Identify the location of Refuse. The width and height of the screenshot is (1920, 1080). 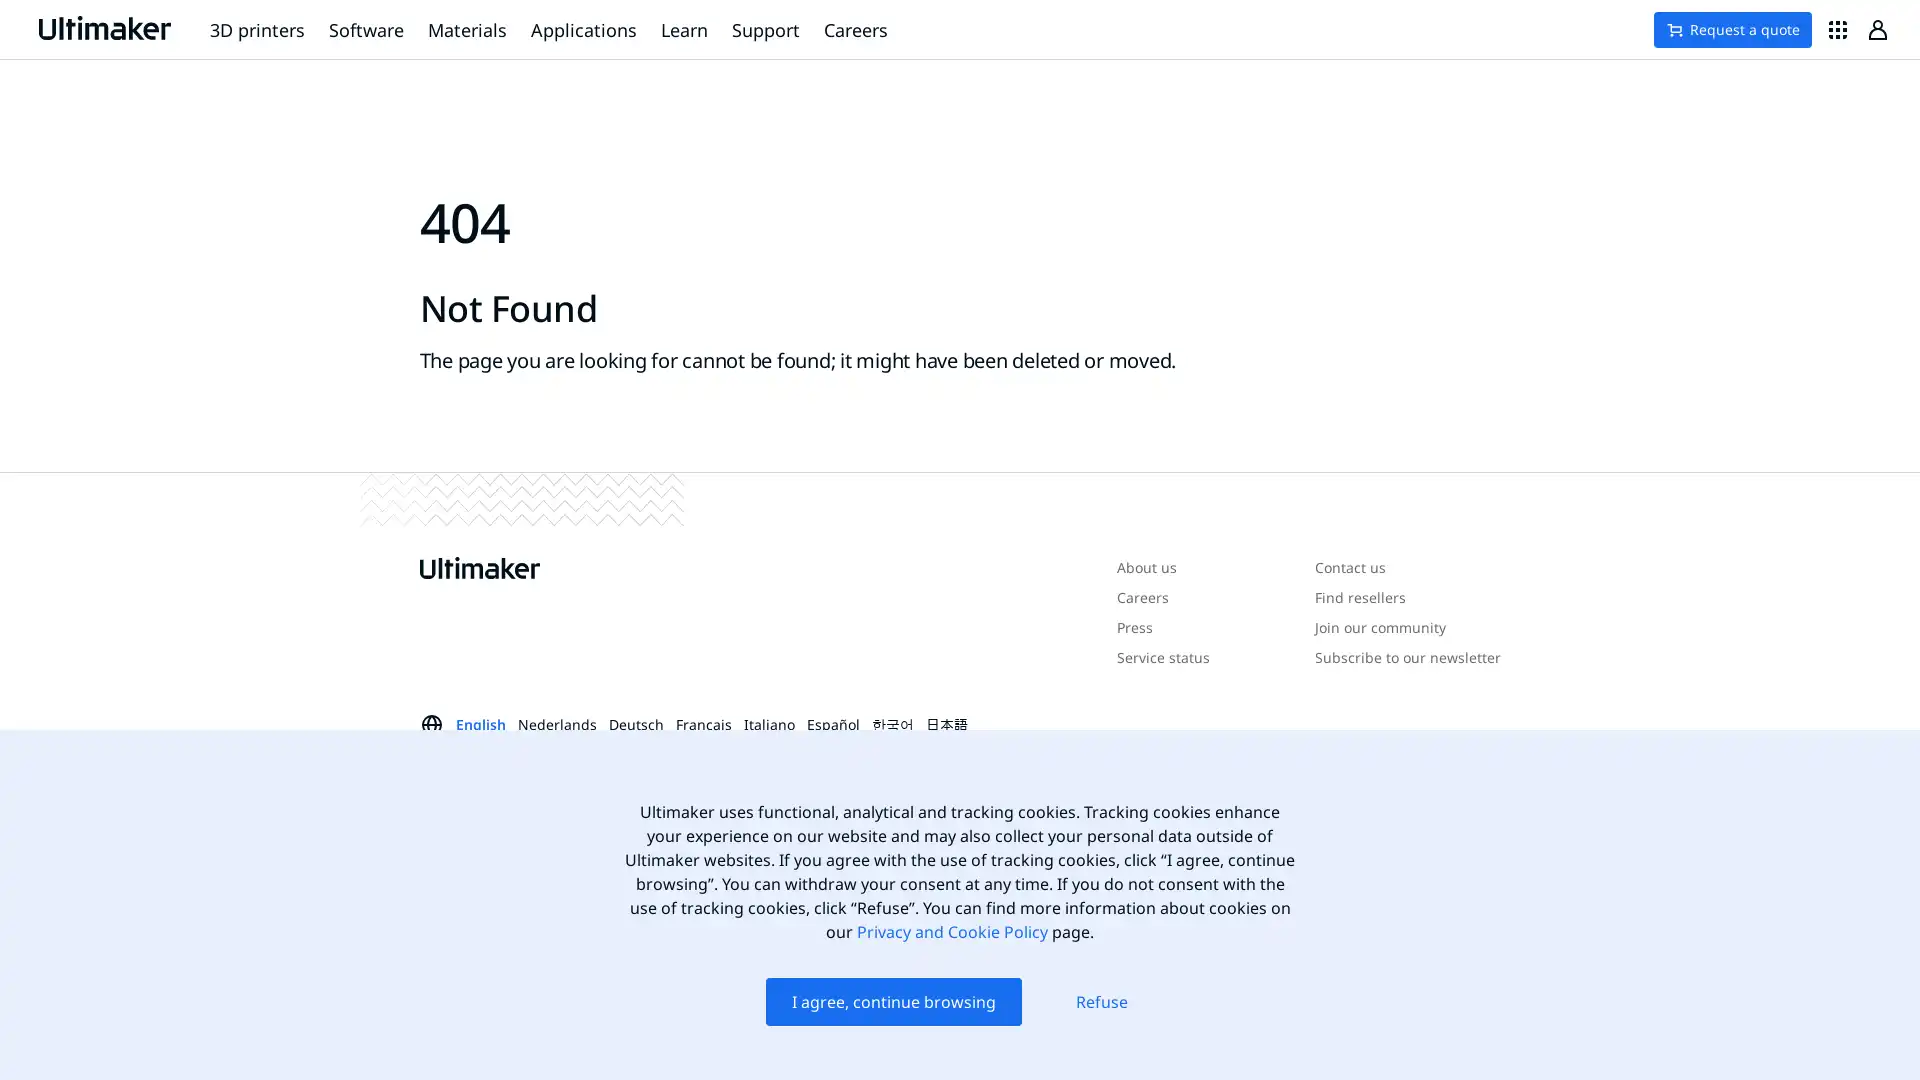
(1101, 1002).